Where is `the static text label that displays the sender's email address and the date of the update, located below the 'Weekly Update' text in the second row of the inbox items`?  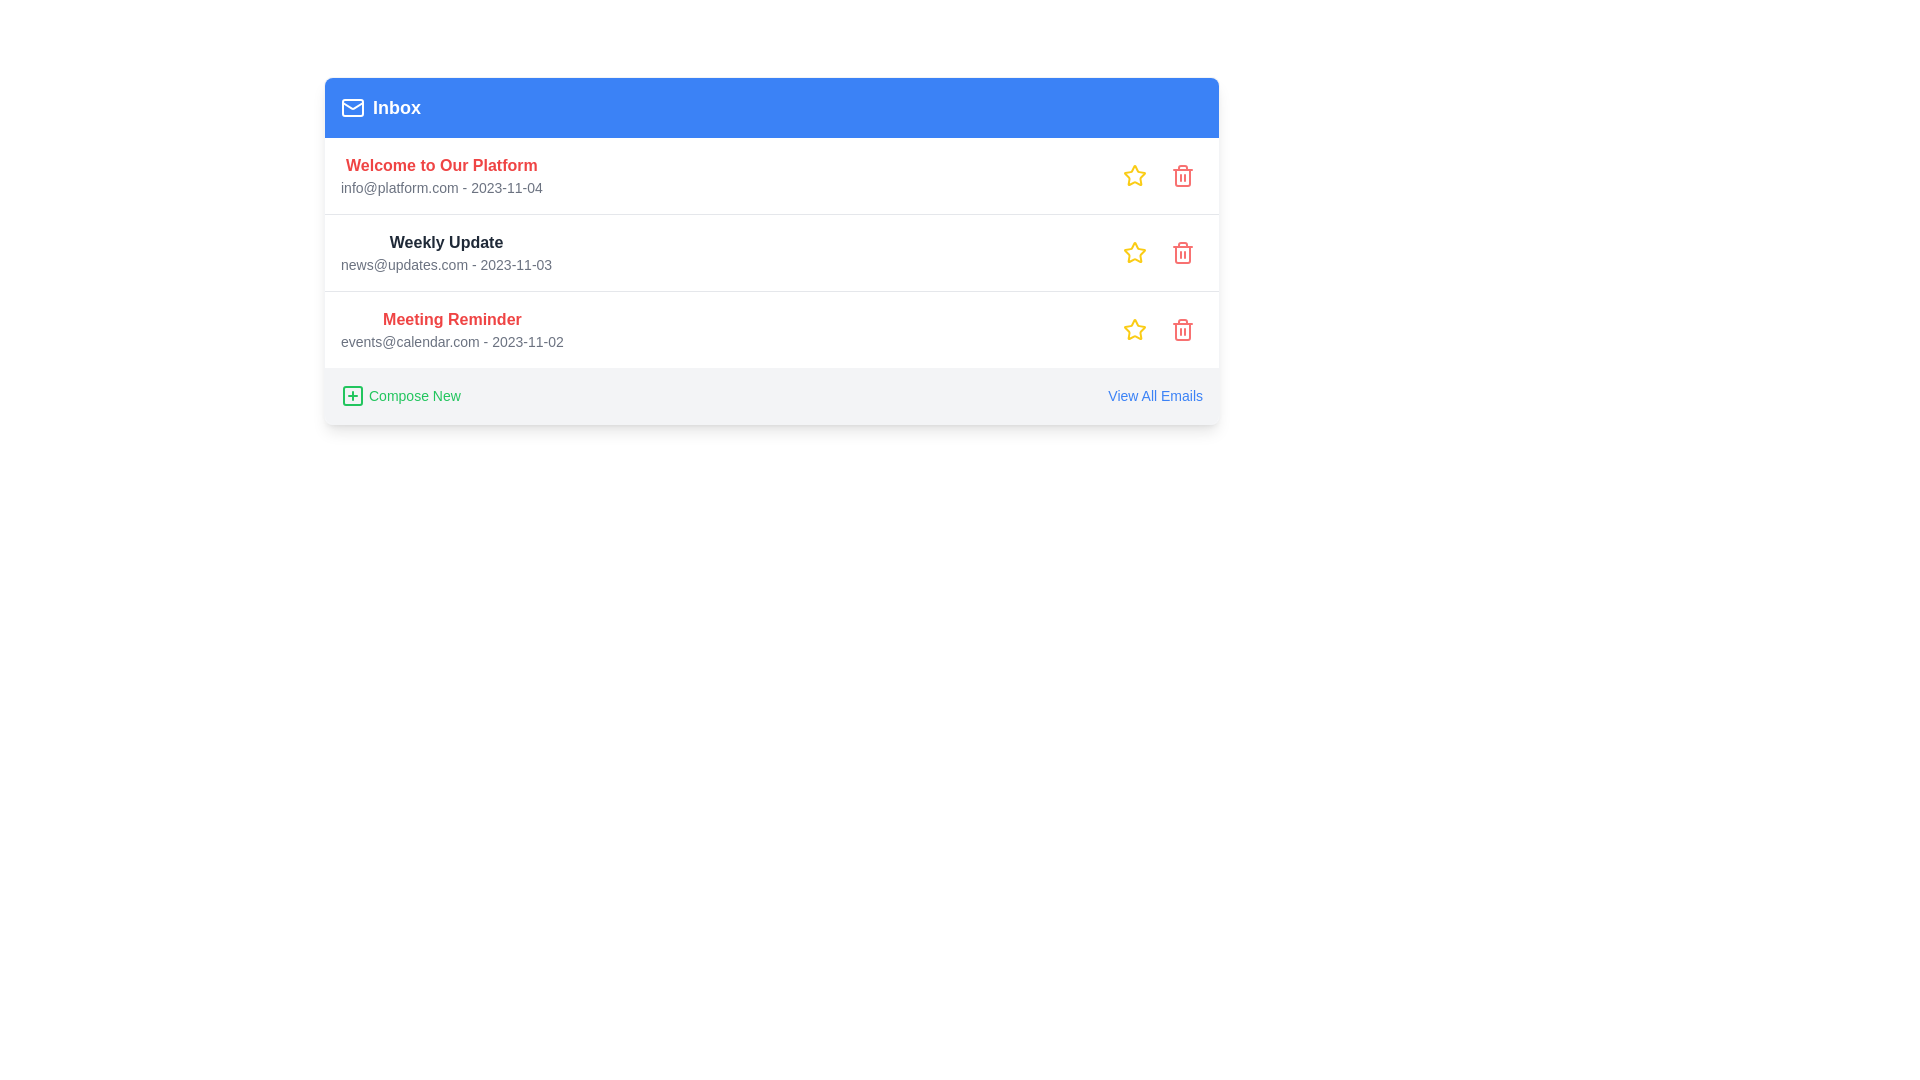 the static text label that displays the sender's email address and the date of the update, located below the 'Weekly Update' text in the second row of the inbox items is located at coordinates (445, 264).